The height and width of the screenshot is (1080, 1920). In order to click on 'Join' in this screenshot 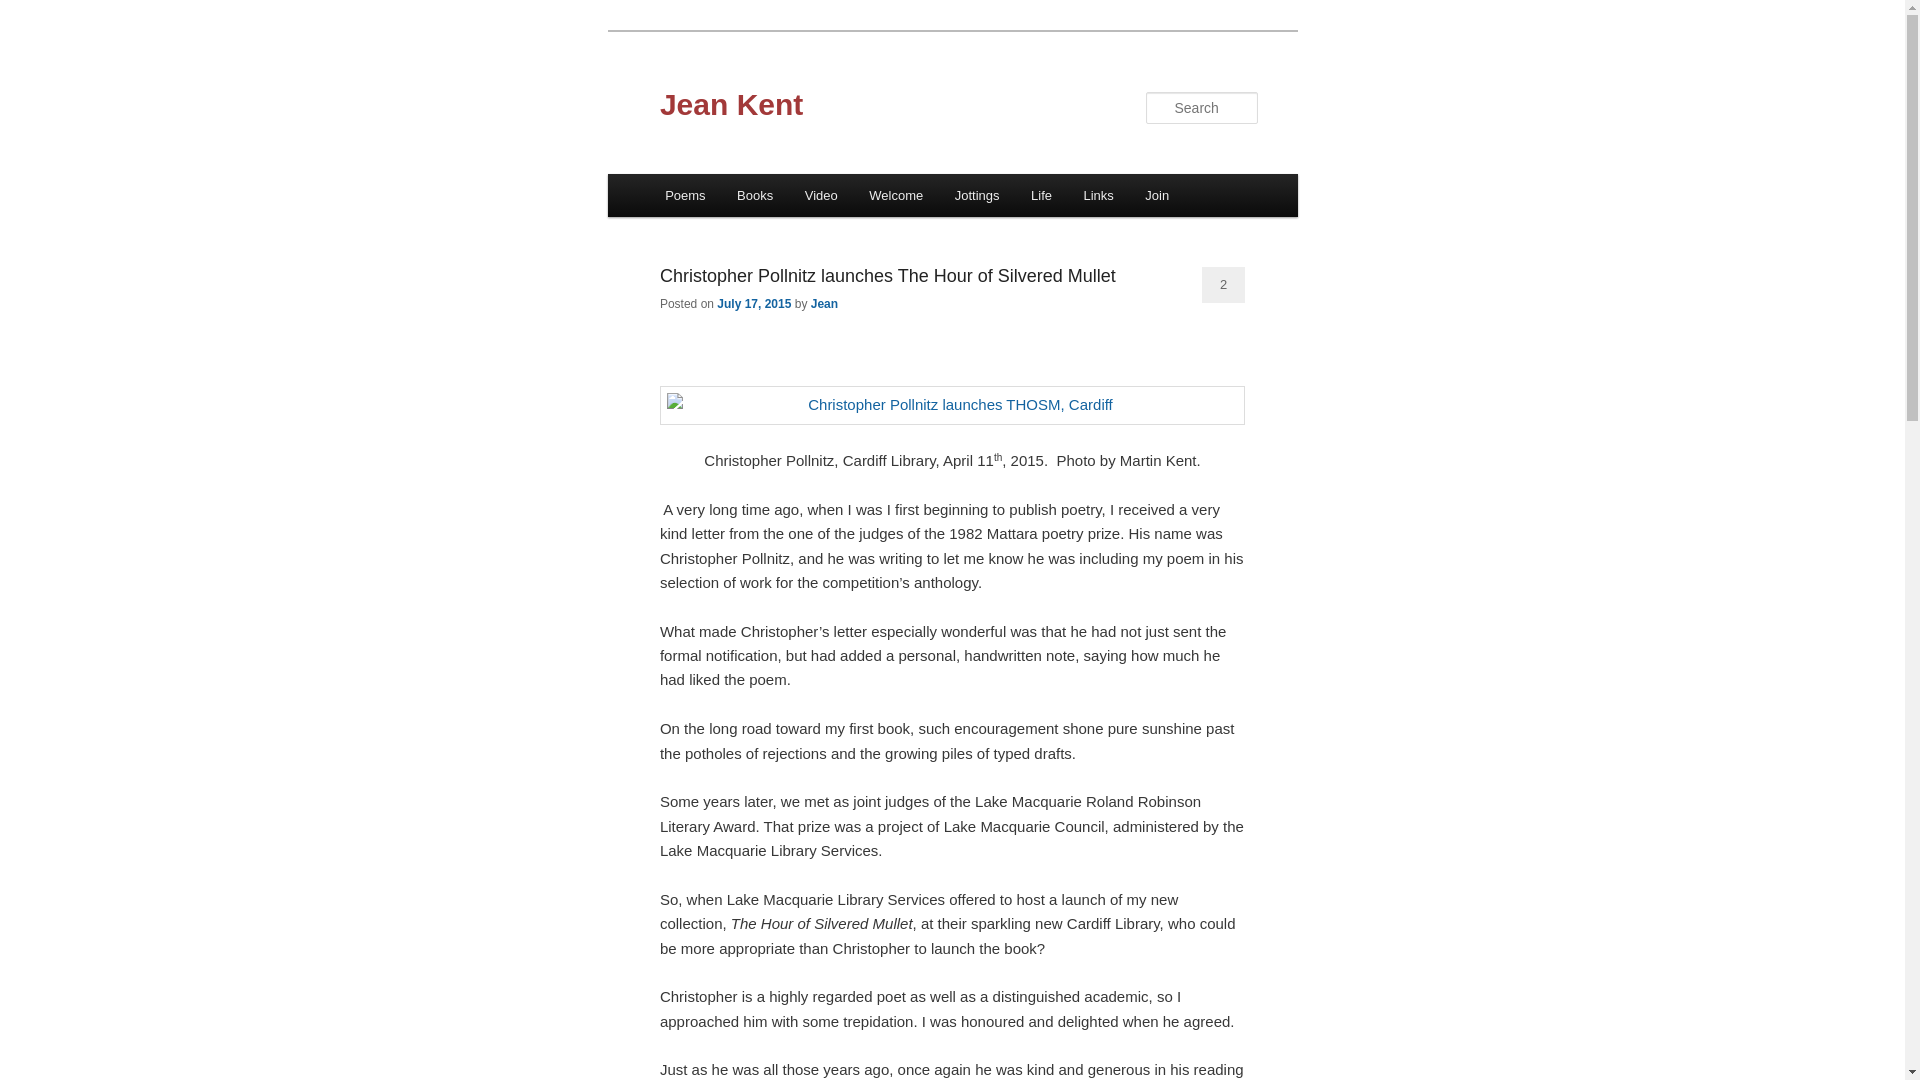, I will do `click(1157, 195)`.